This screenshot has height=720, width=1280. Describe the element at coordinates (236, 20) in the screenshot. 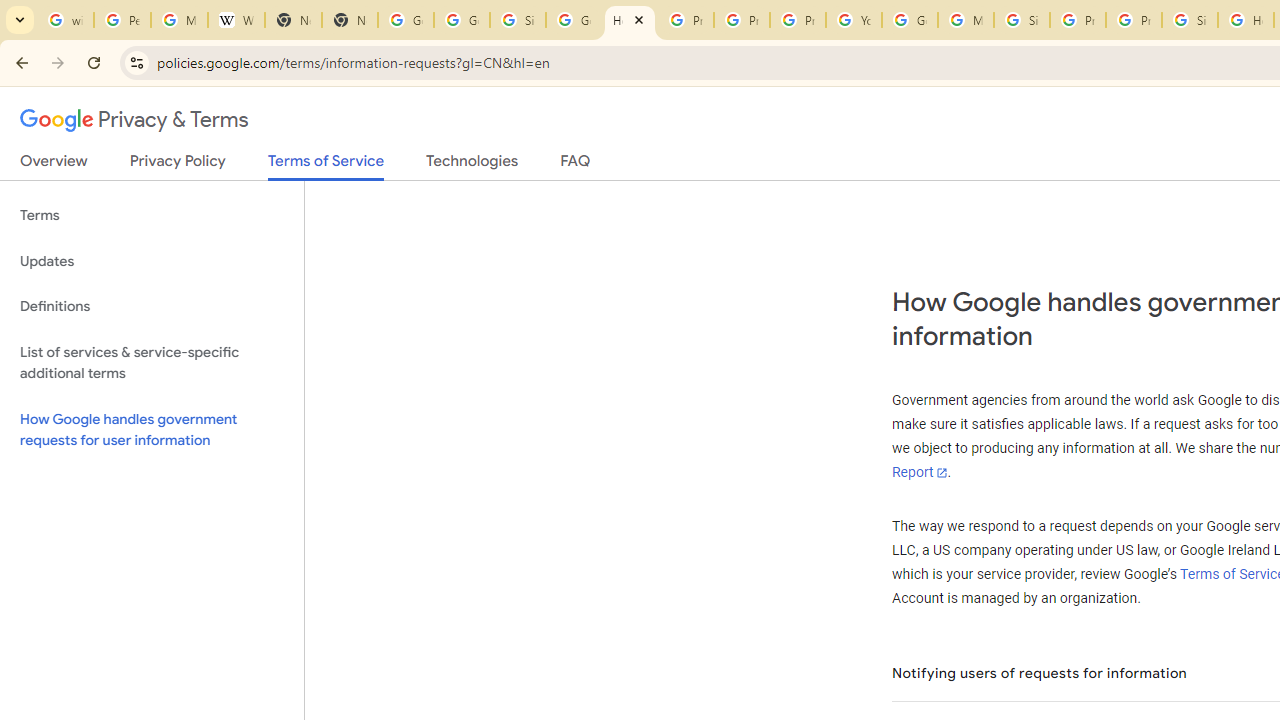

I see `'Wikipedia:Edit requests - Wikipedia'` at that location.